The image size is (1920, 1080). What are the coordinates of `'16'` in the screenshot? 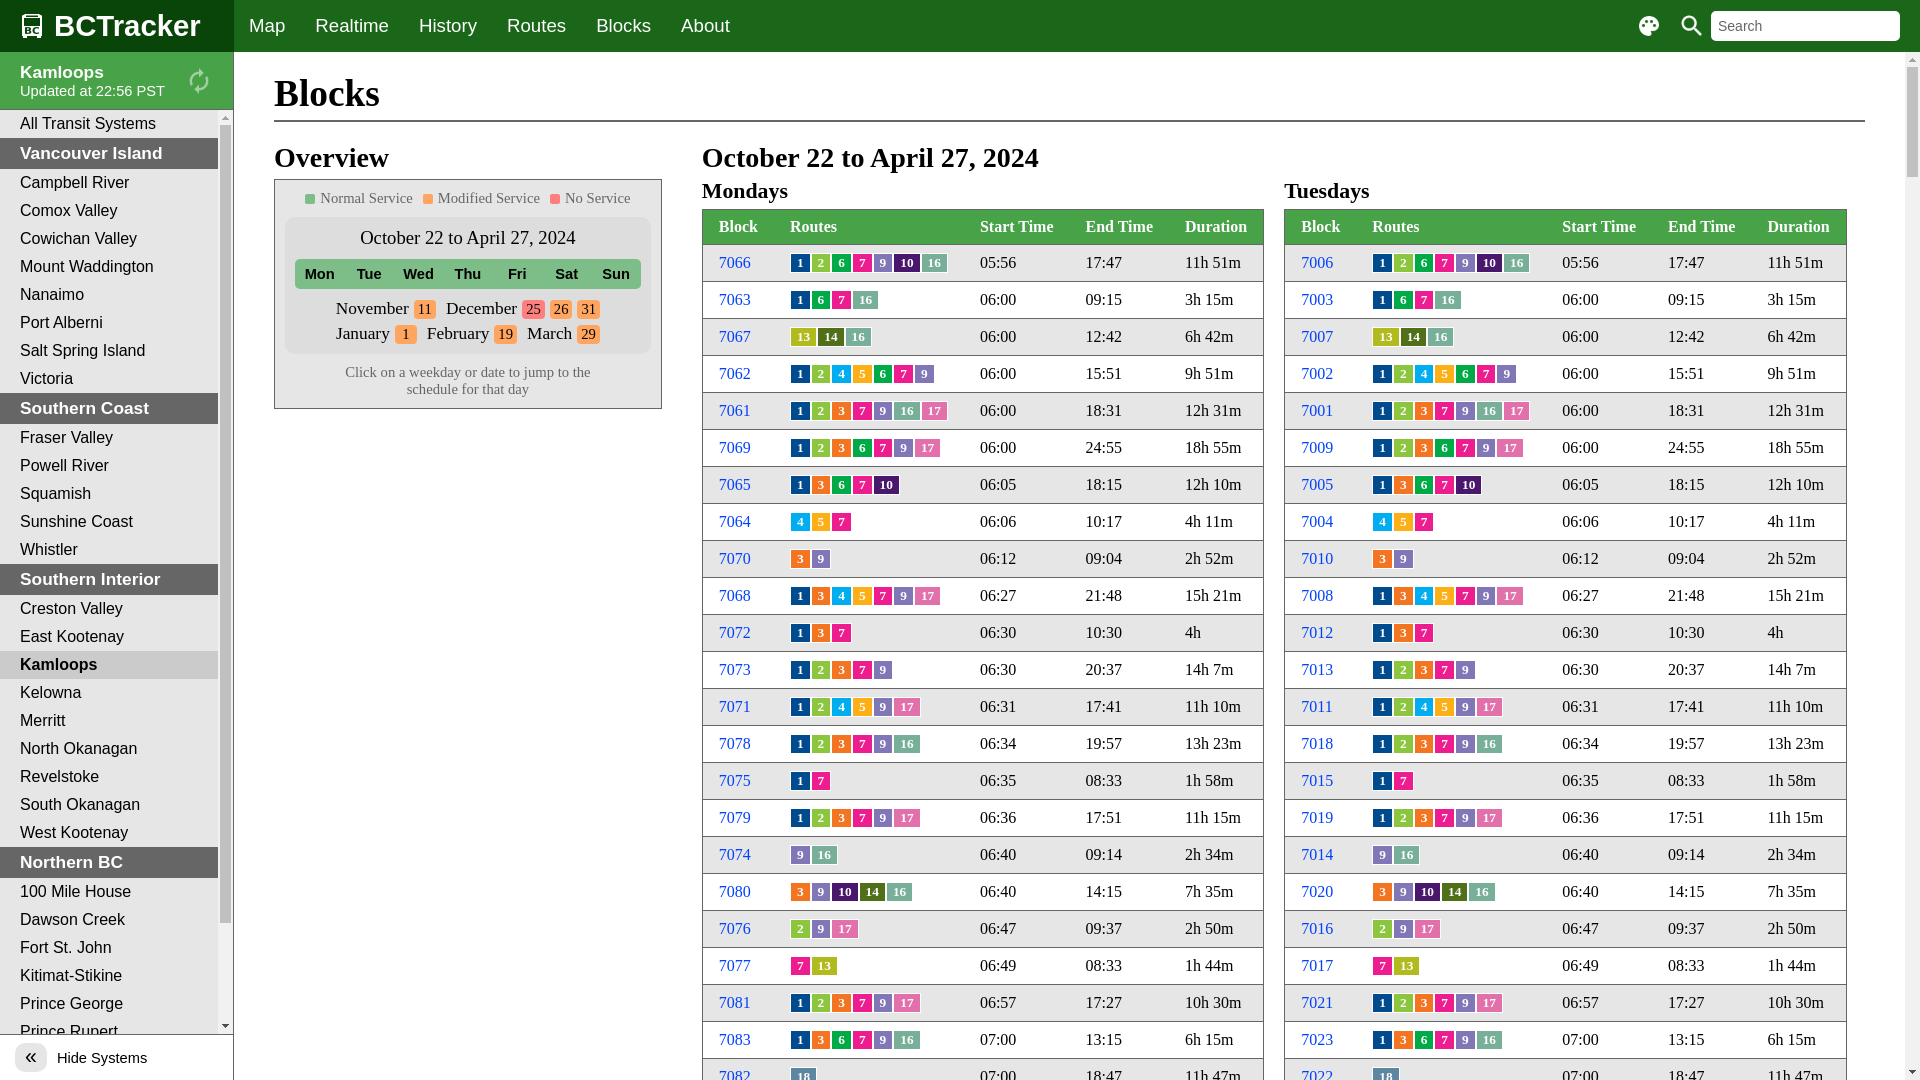 It's located at (865, 300).